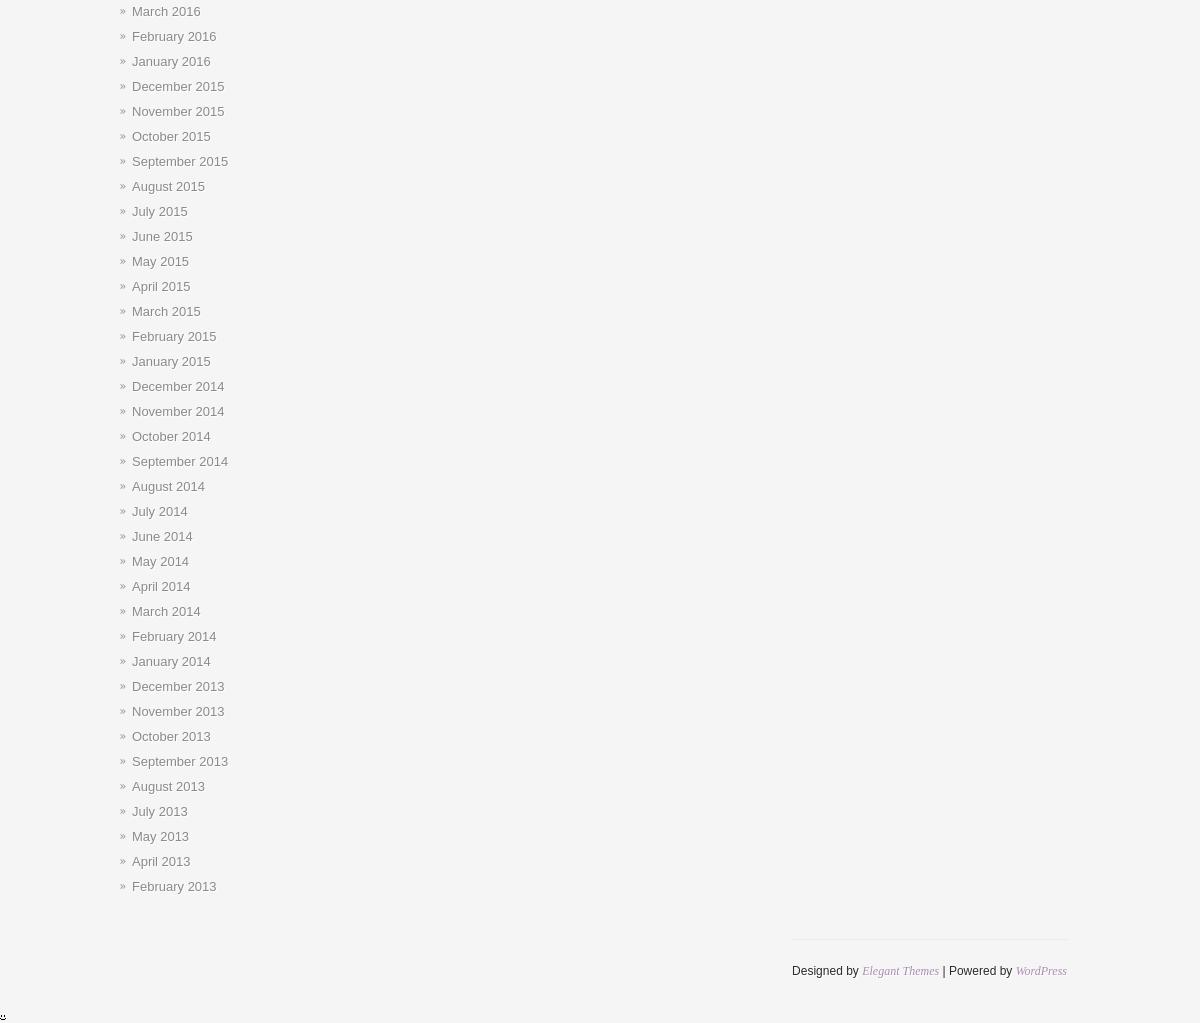 This screenshot has width=1200, height=1023. Describe the element at coordinates (132, 860) in the screenshot. I see `'April 2013'` at that location.